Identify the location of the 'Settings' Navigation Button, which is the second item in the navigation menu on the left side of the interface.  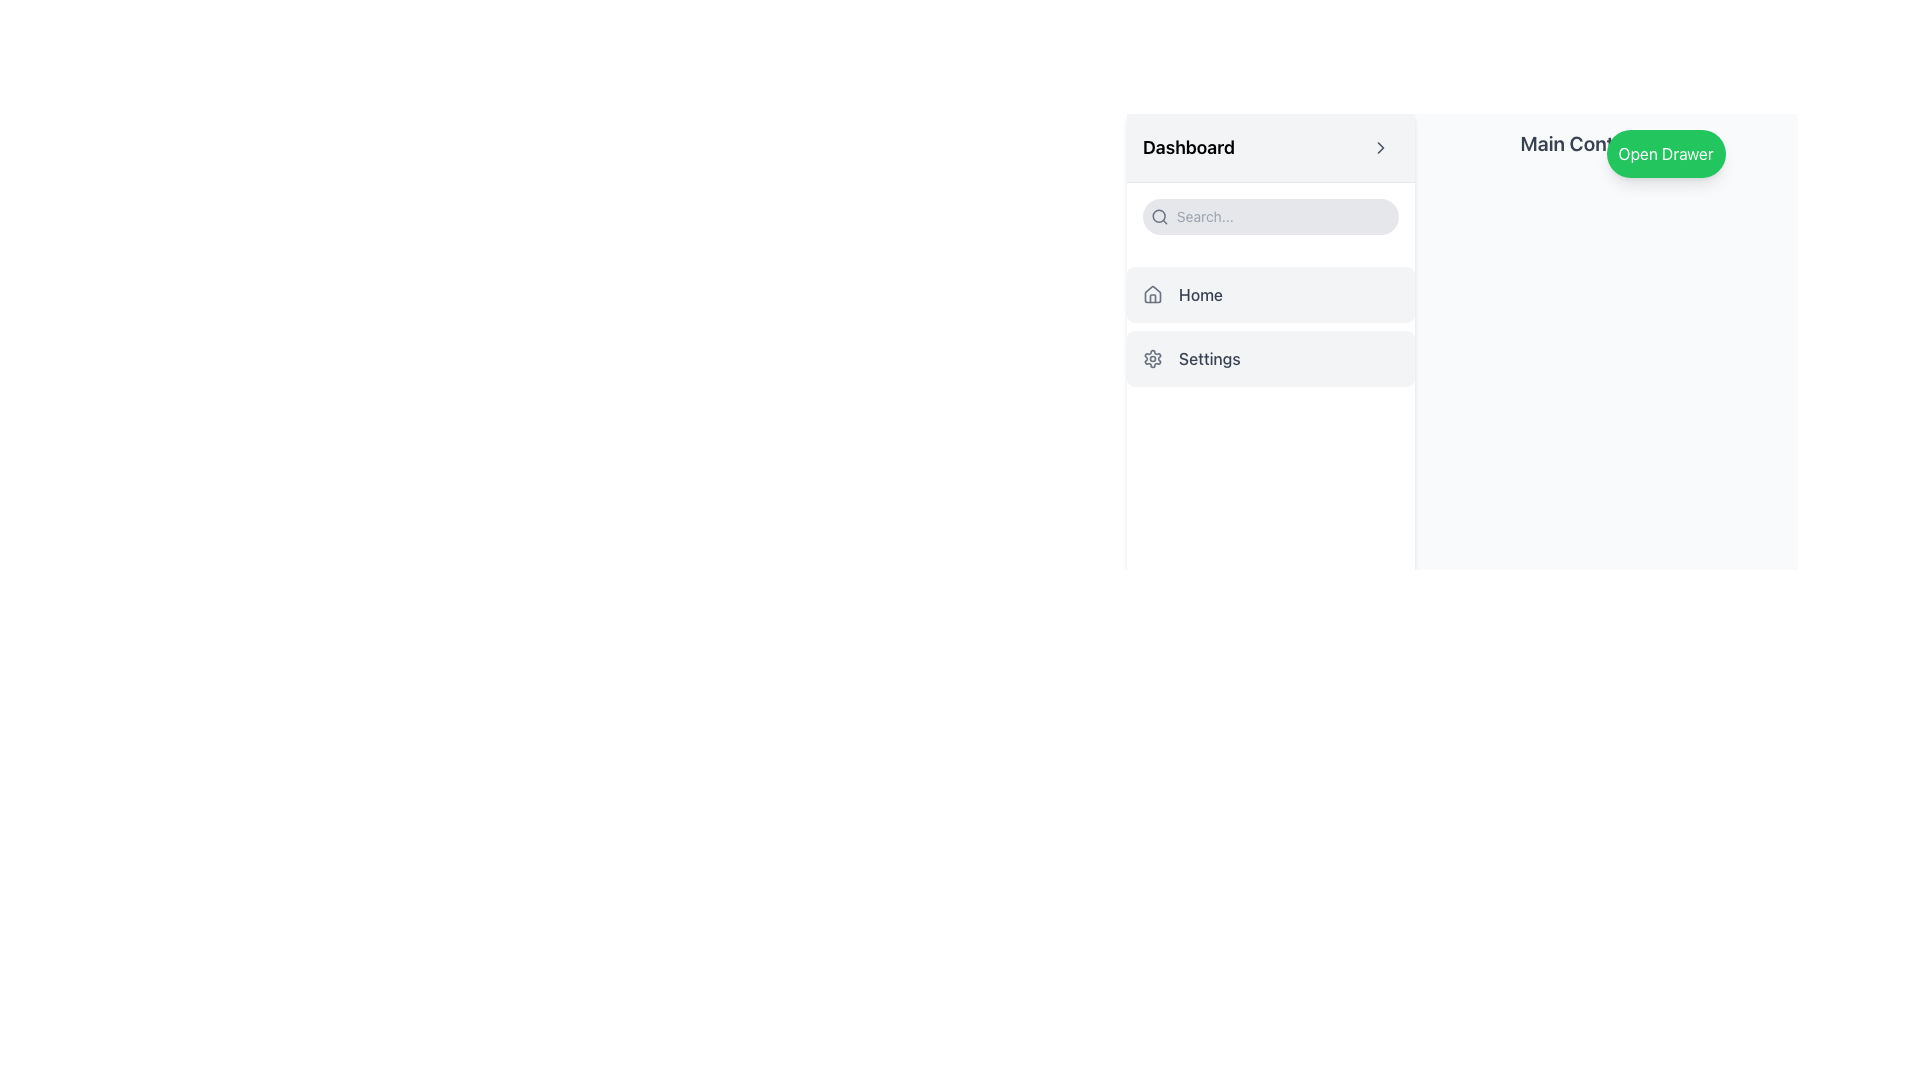
(1270, 357).